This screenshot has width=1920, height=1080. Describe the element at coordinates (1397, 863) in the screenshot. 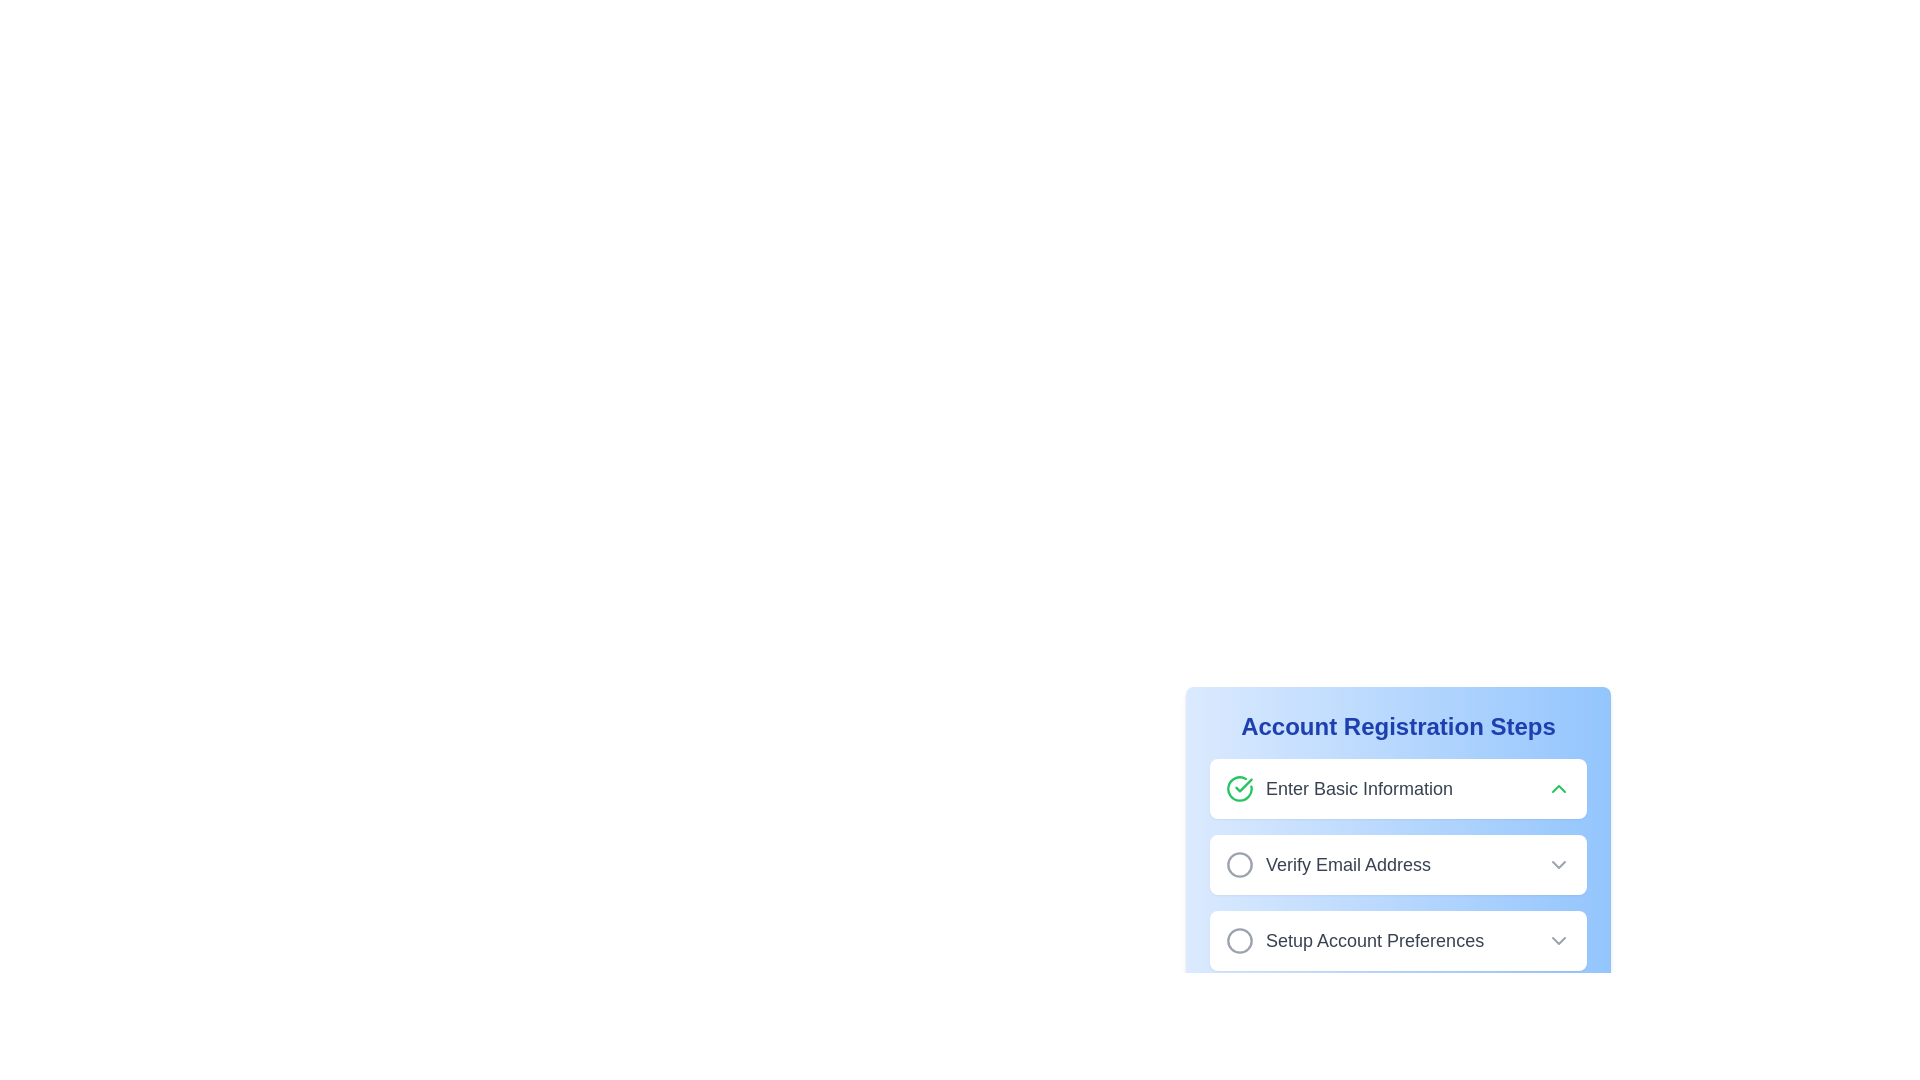

I see `the 'Verify Email Address' button-like component within the step indicator` at that location.